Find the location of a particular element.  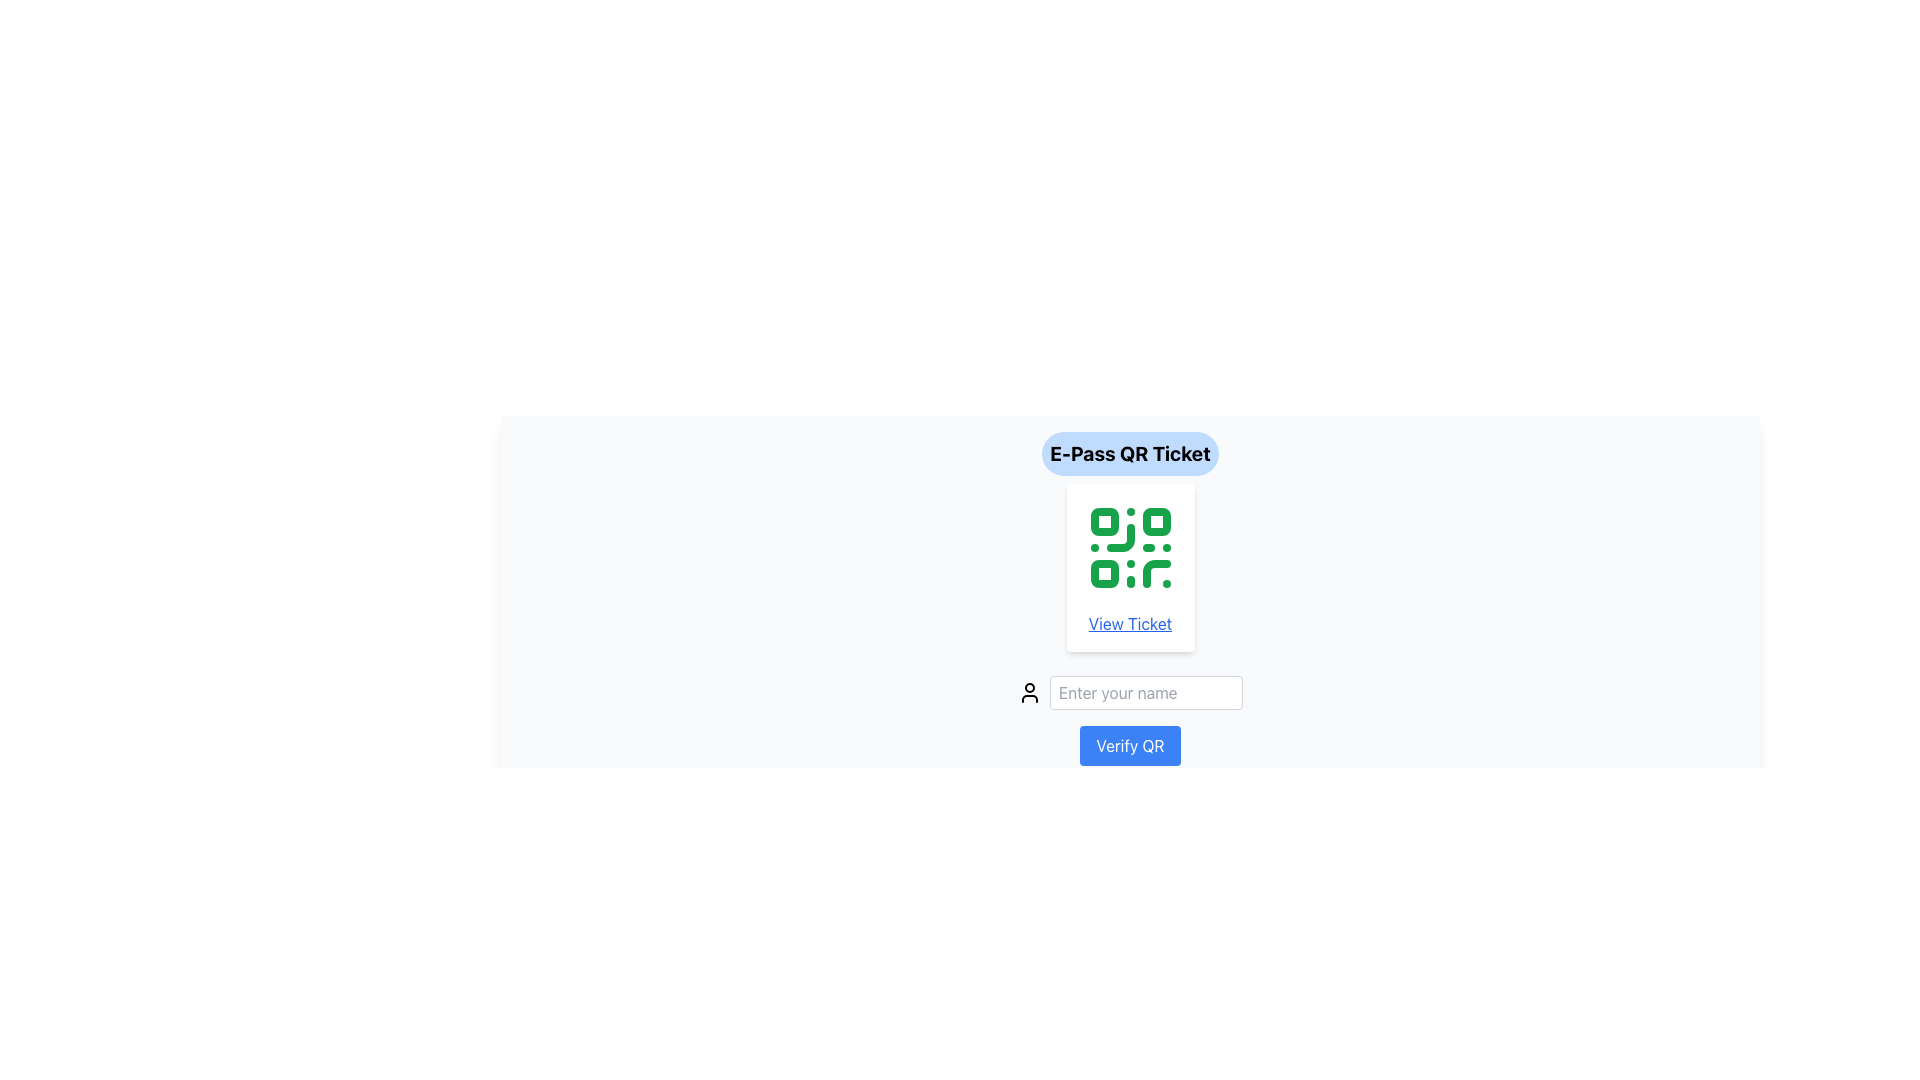

the icon that serves as a visual cue for the adjacent text input field labeled 'Enter your name', positioned to the left of it is located at coordinates (1030, 692).